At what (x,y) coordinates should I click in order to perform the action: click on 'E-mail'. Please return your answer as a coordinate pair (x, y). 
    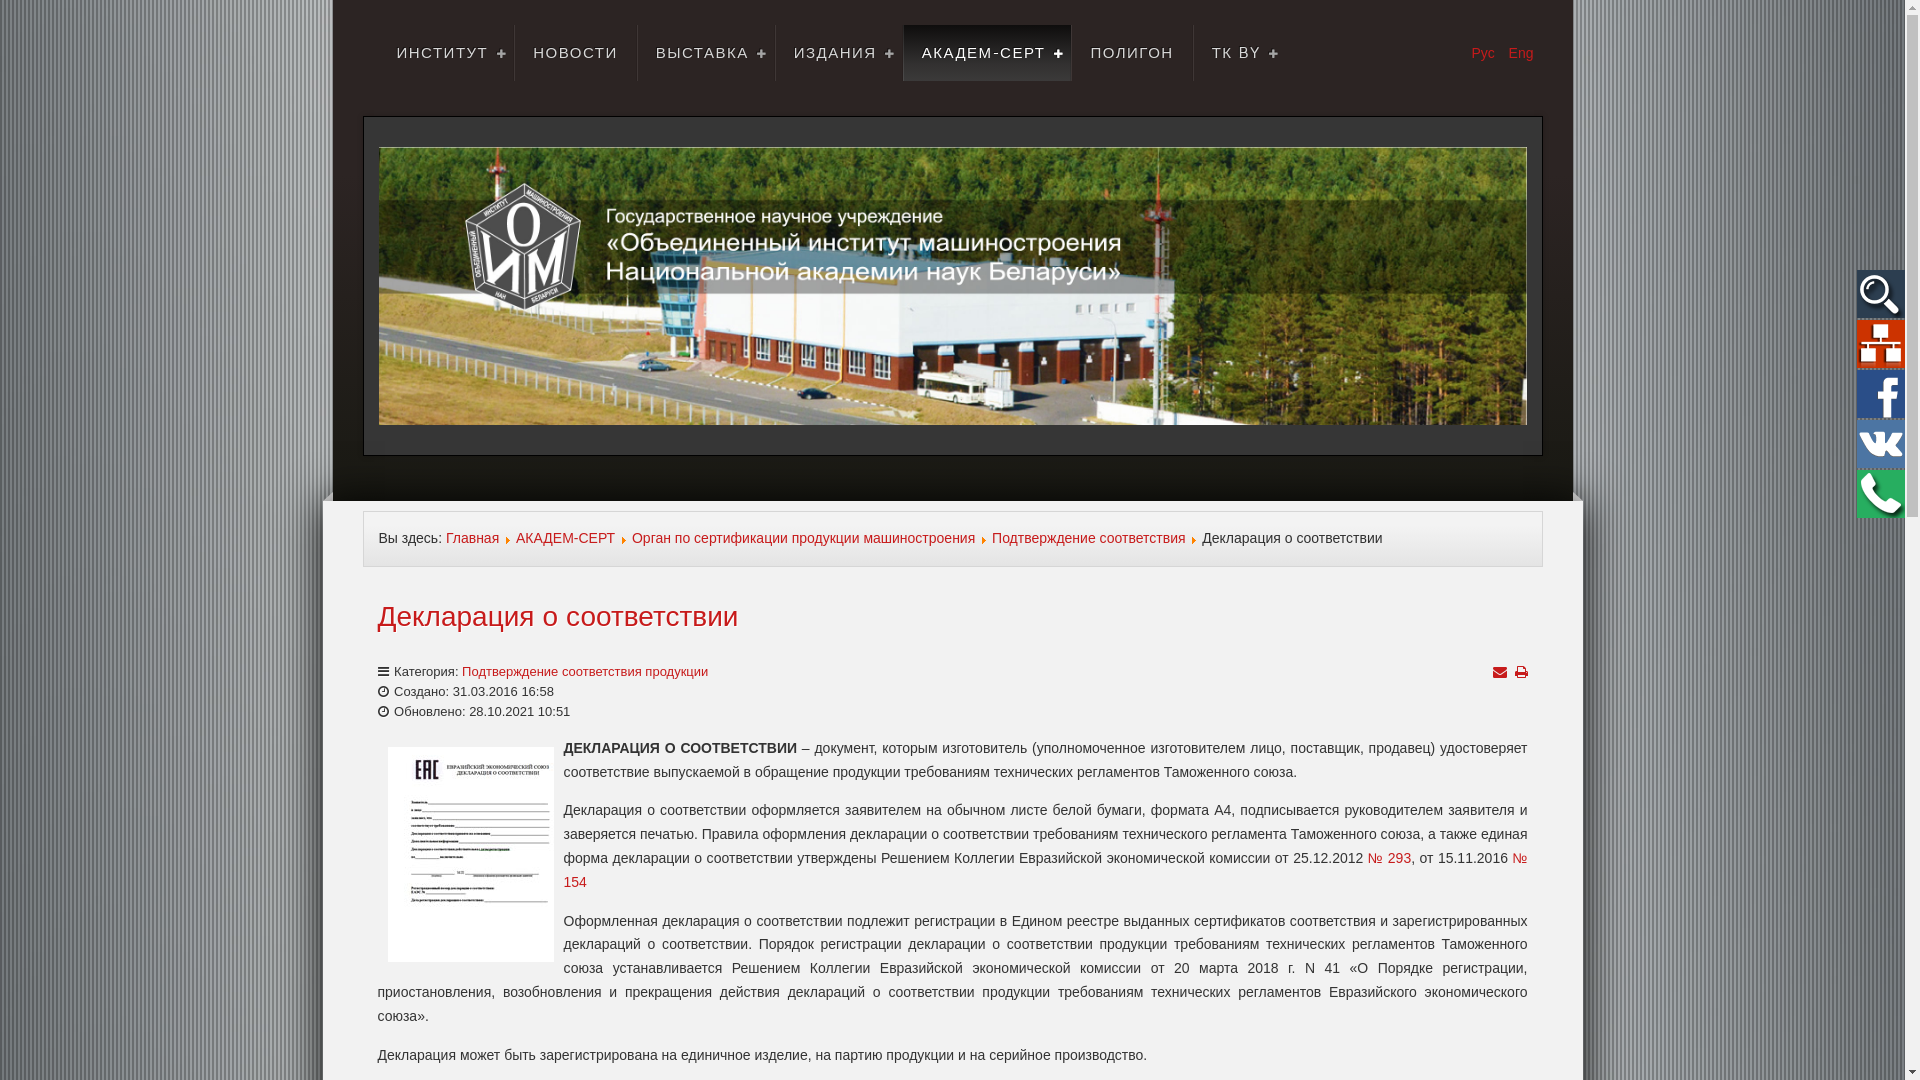
    Looking at the image, I should click on (1498, 671).